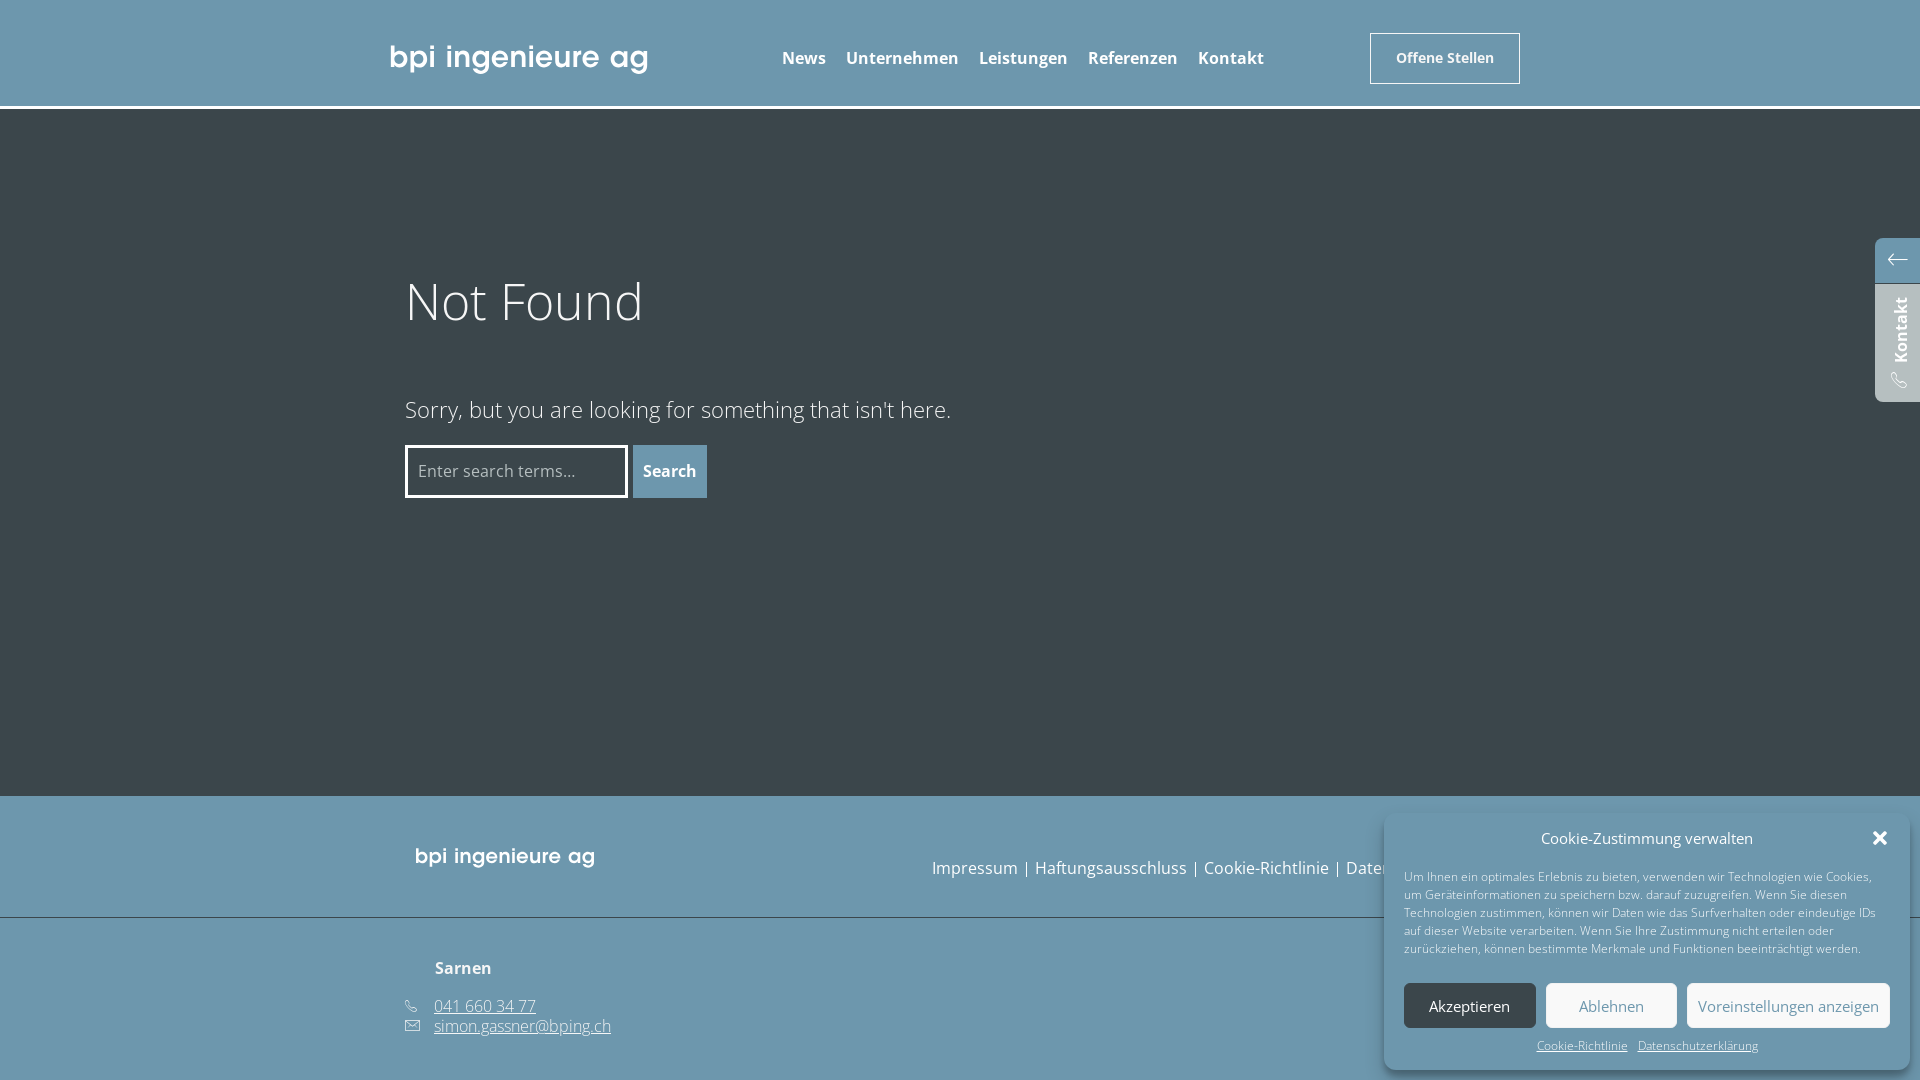  I want to click on '041 660 34 77', so click(469, 1006).